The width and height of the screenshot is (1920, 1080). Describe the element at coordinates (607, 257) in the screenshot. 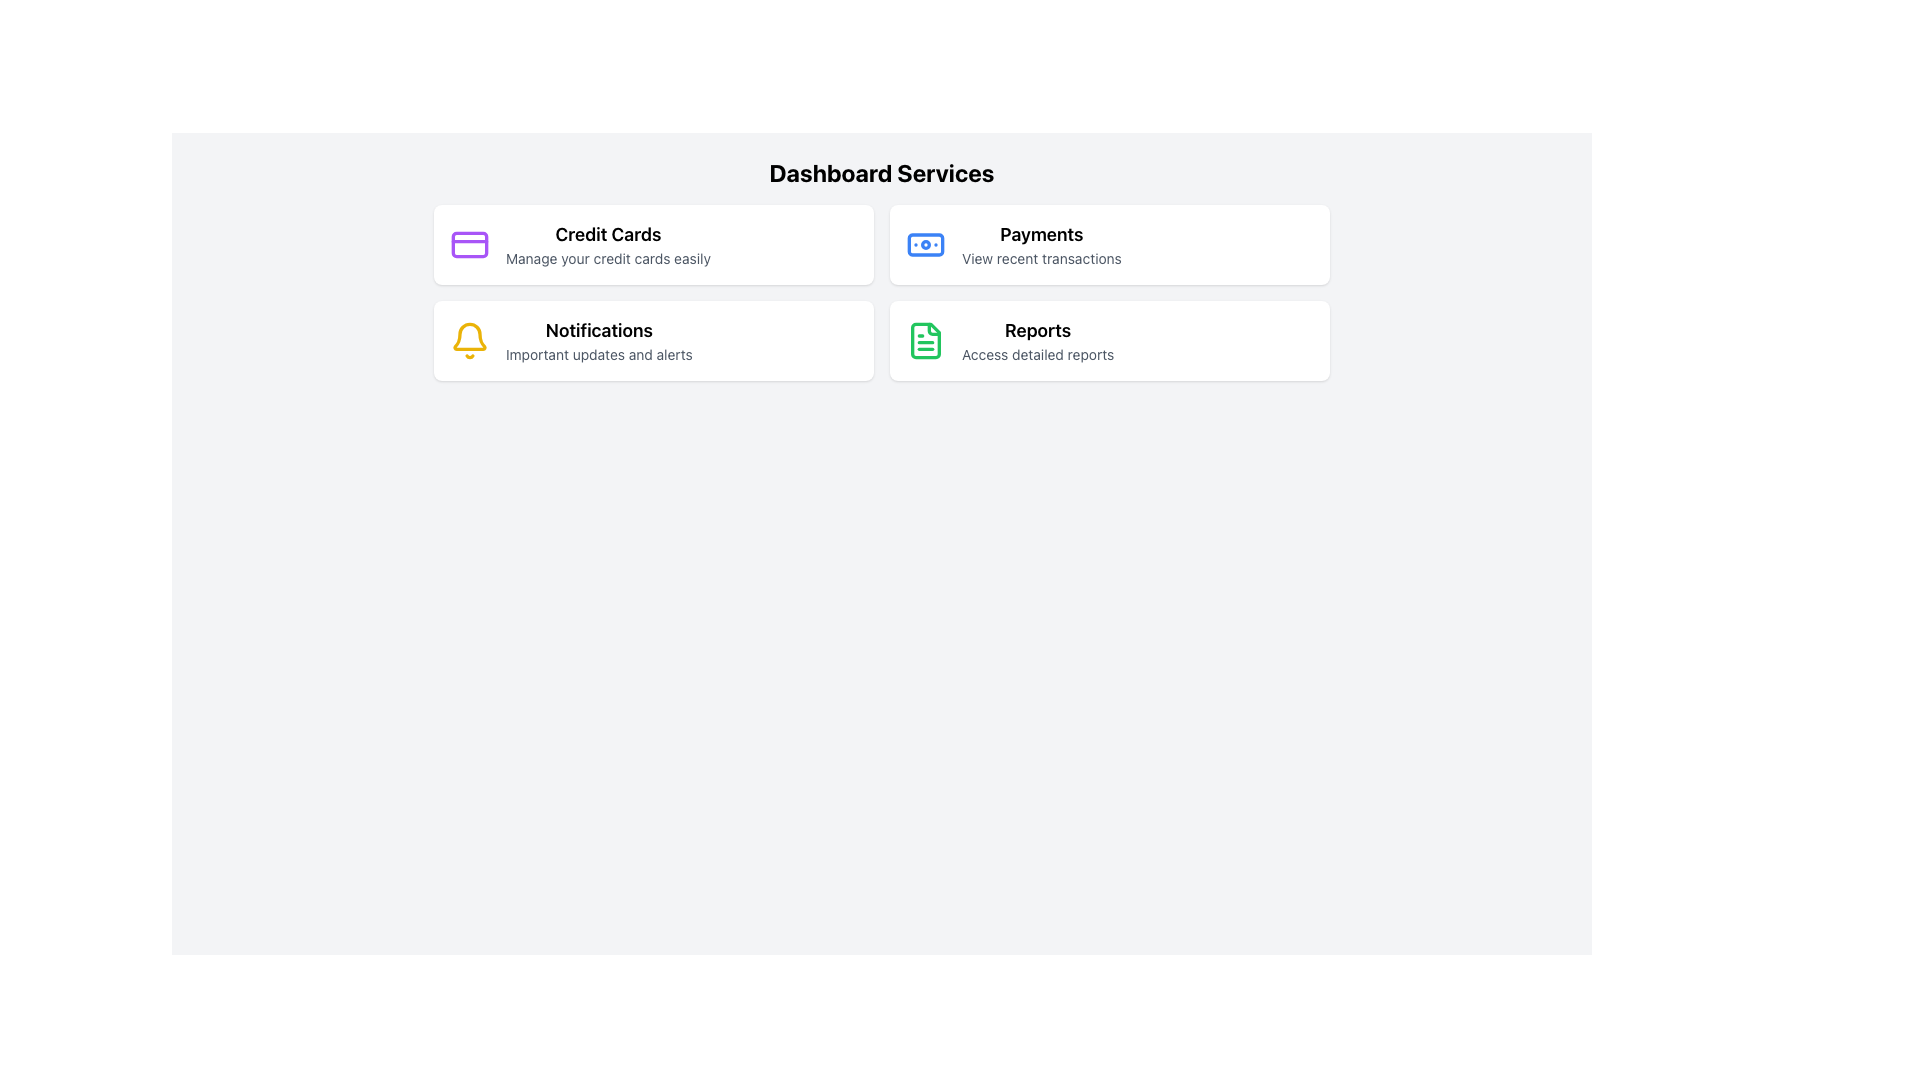

I see `static text label located in the 'Credit Cards' section, positioned below the title 'Credit Cards', which provides additional context about managing credit cards easily` at that location.